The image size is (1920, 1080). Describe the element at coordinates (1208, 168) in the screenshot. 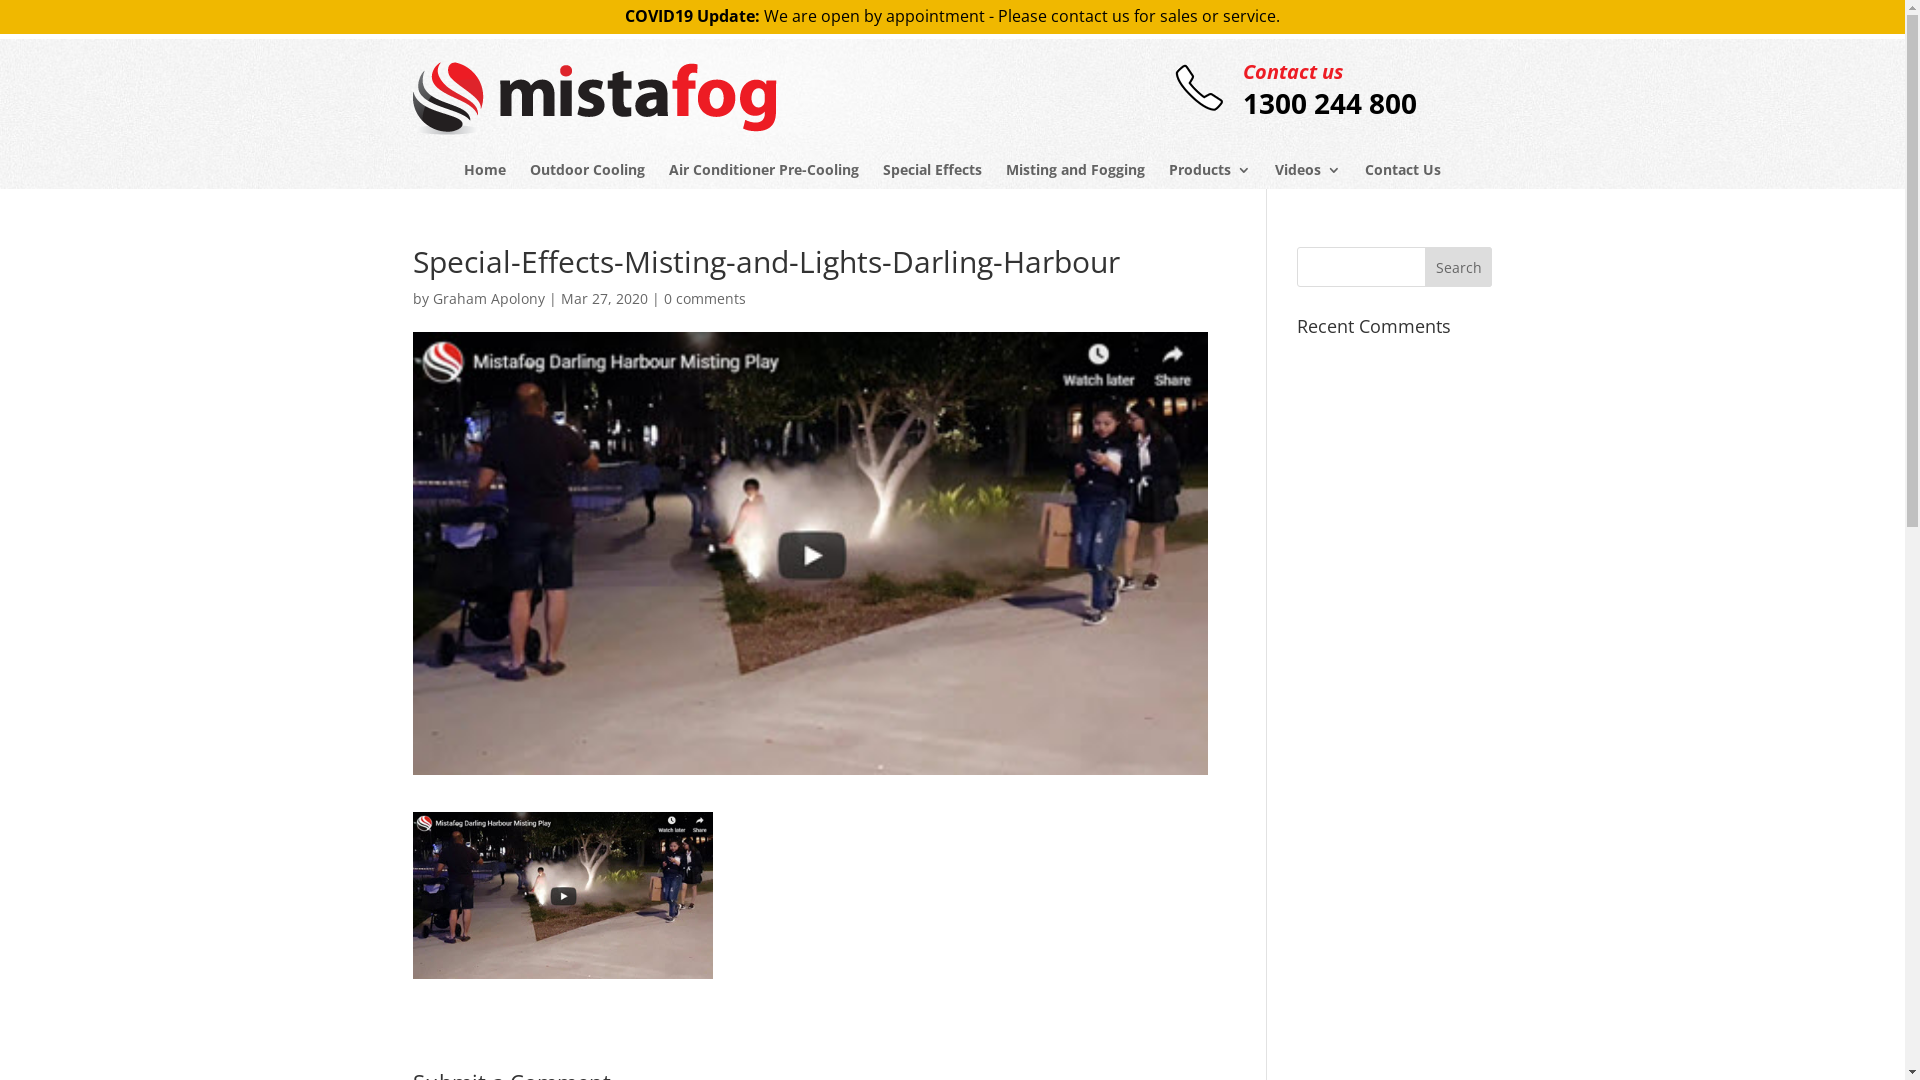

I see `'Products'` at that location.